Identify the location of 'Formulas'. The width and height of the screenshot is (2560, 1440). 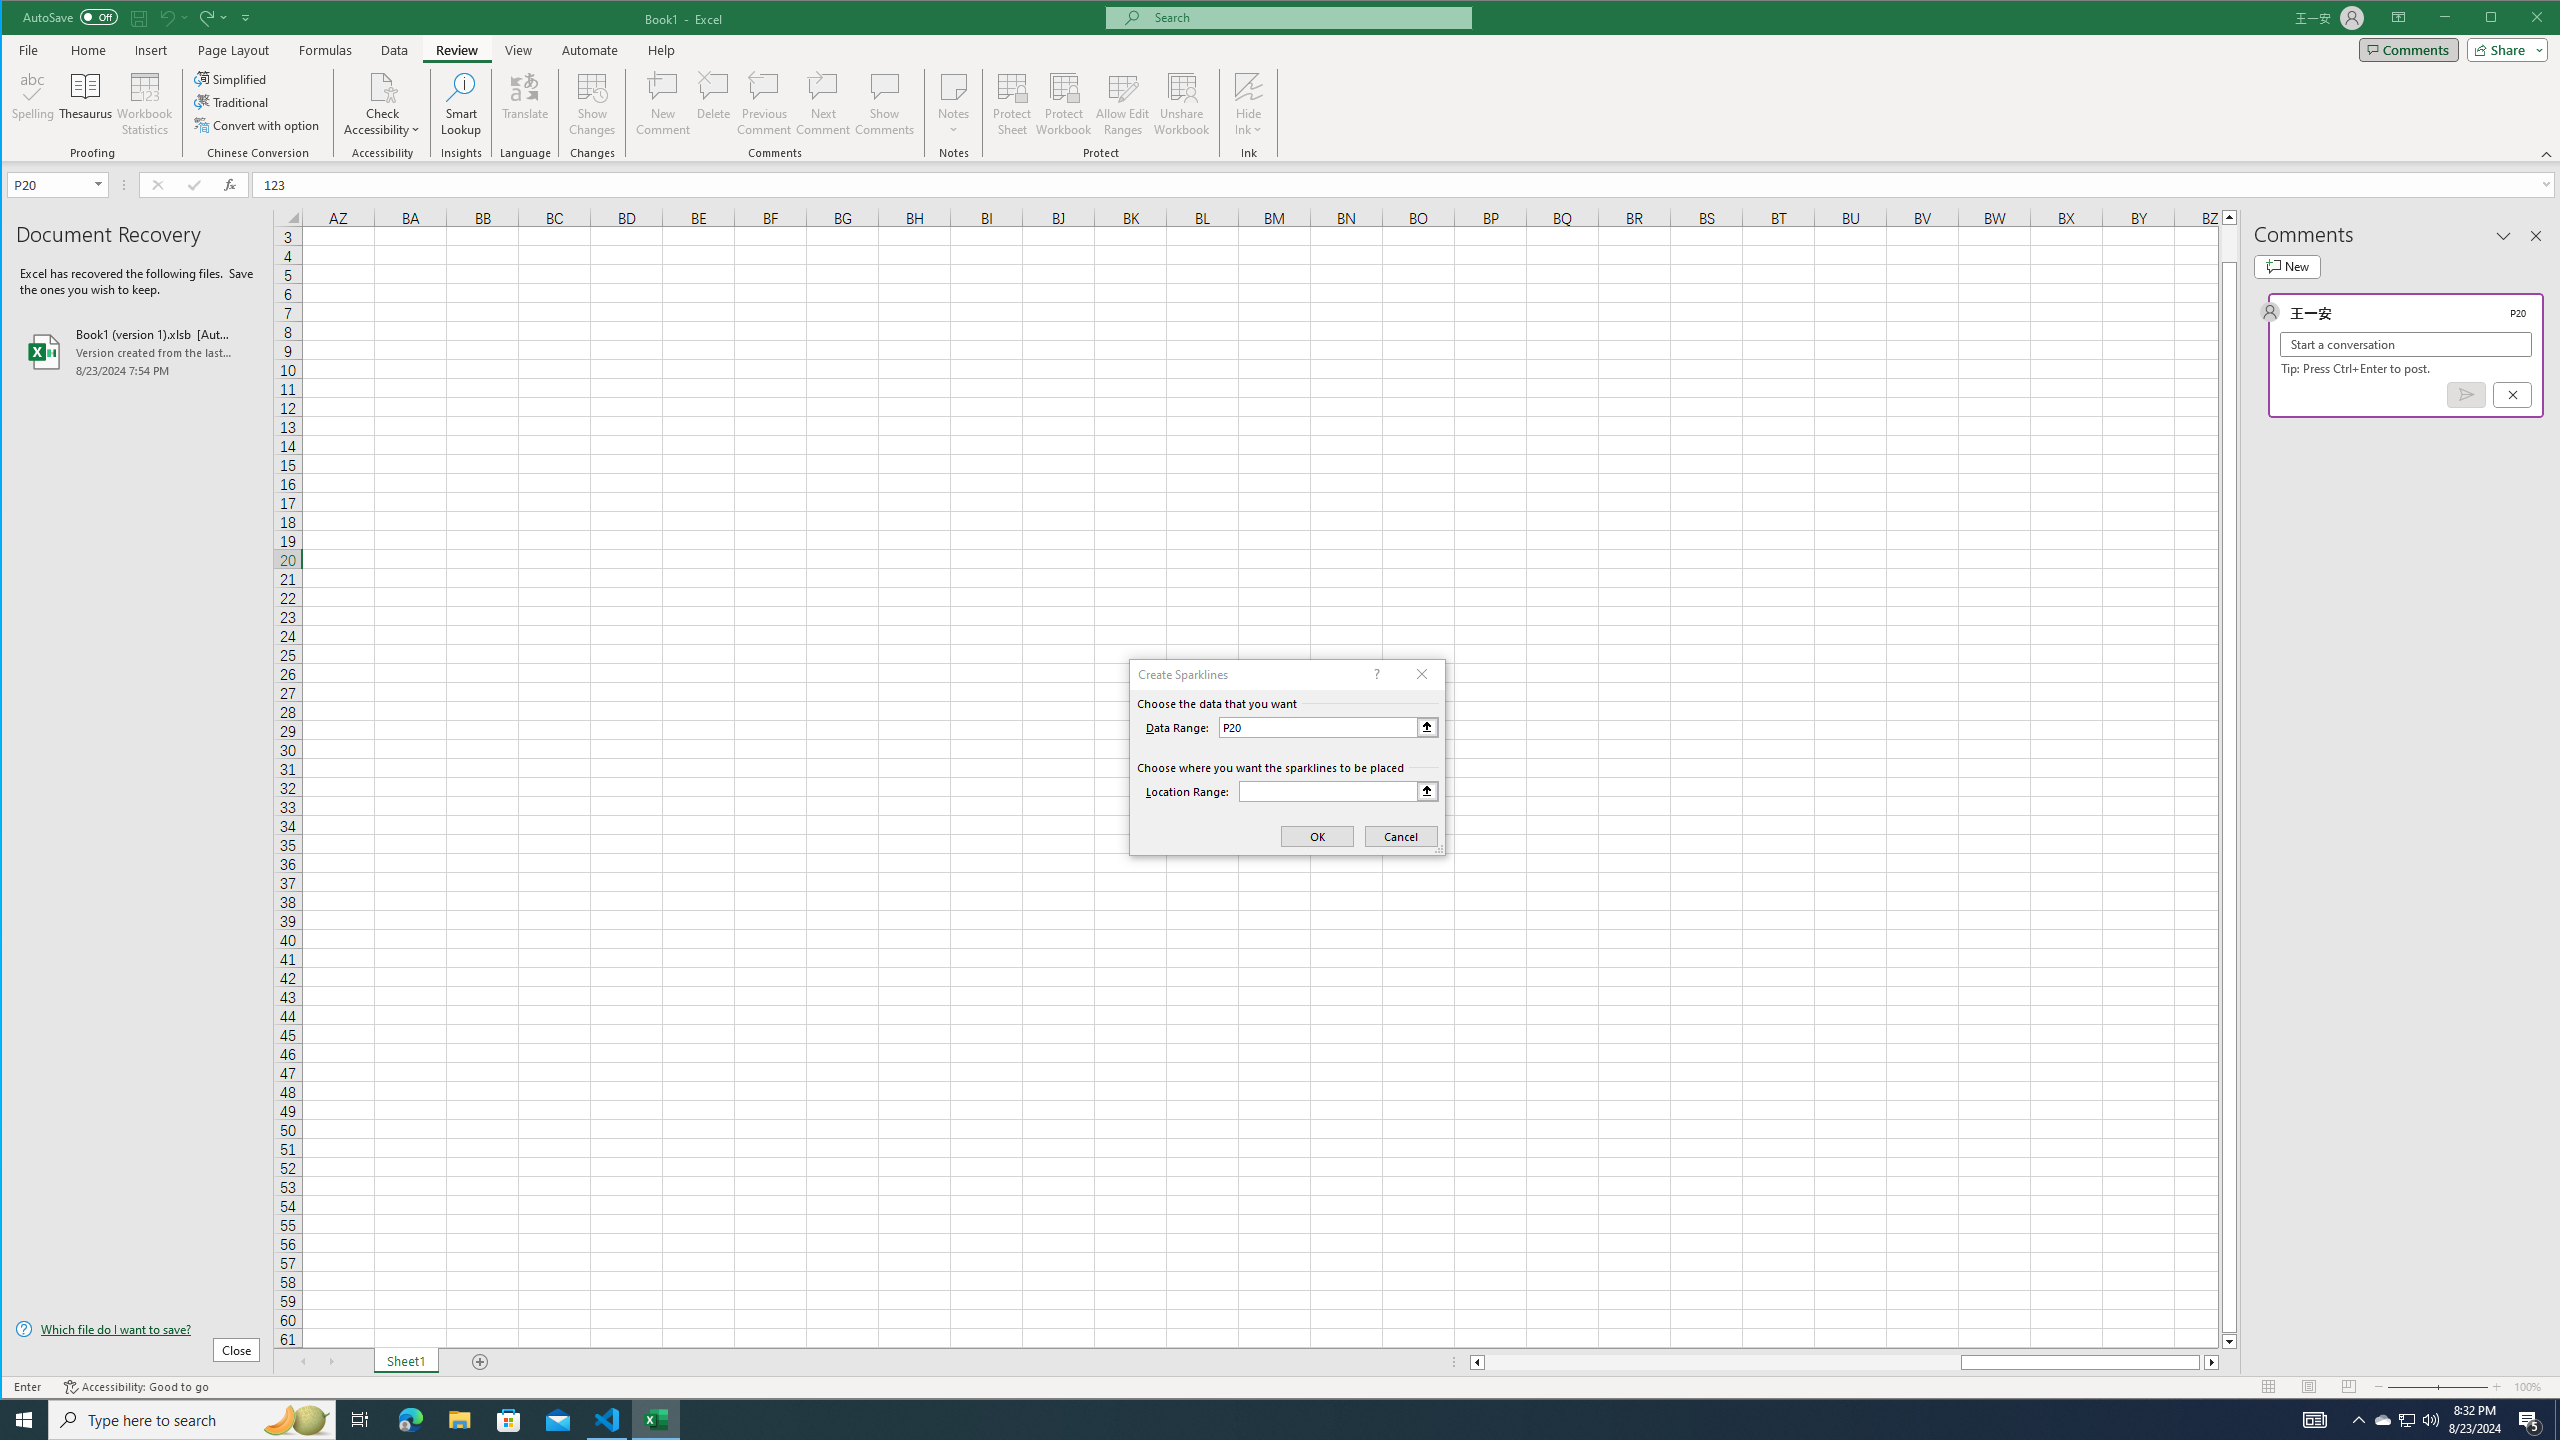
(325, 49).